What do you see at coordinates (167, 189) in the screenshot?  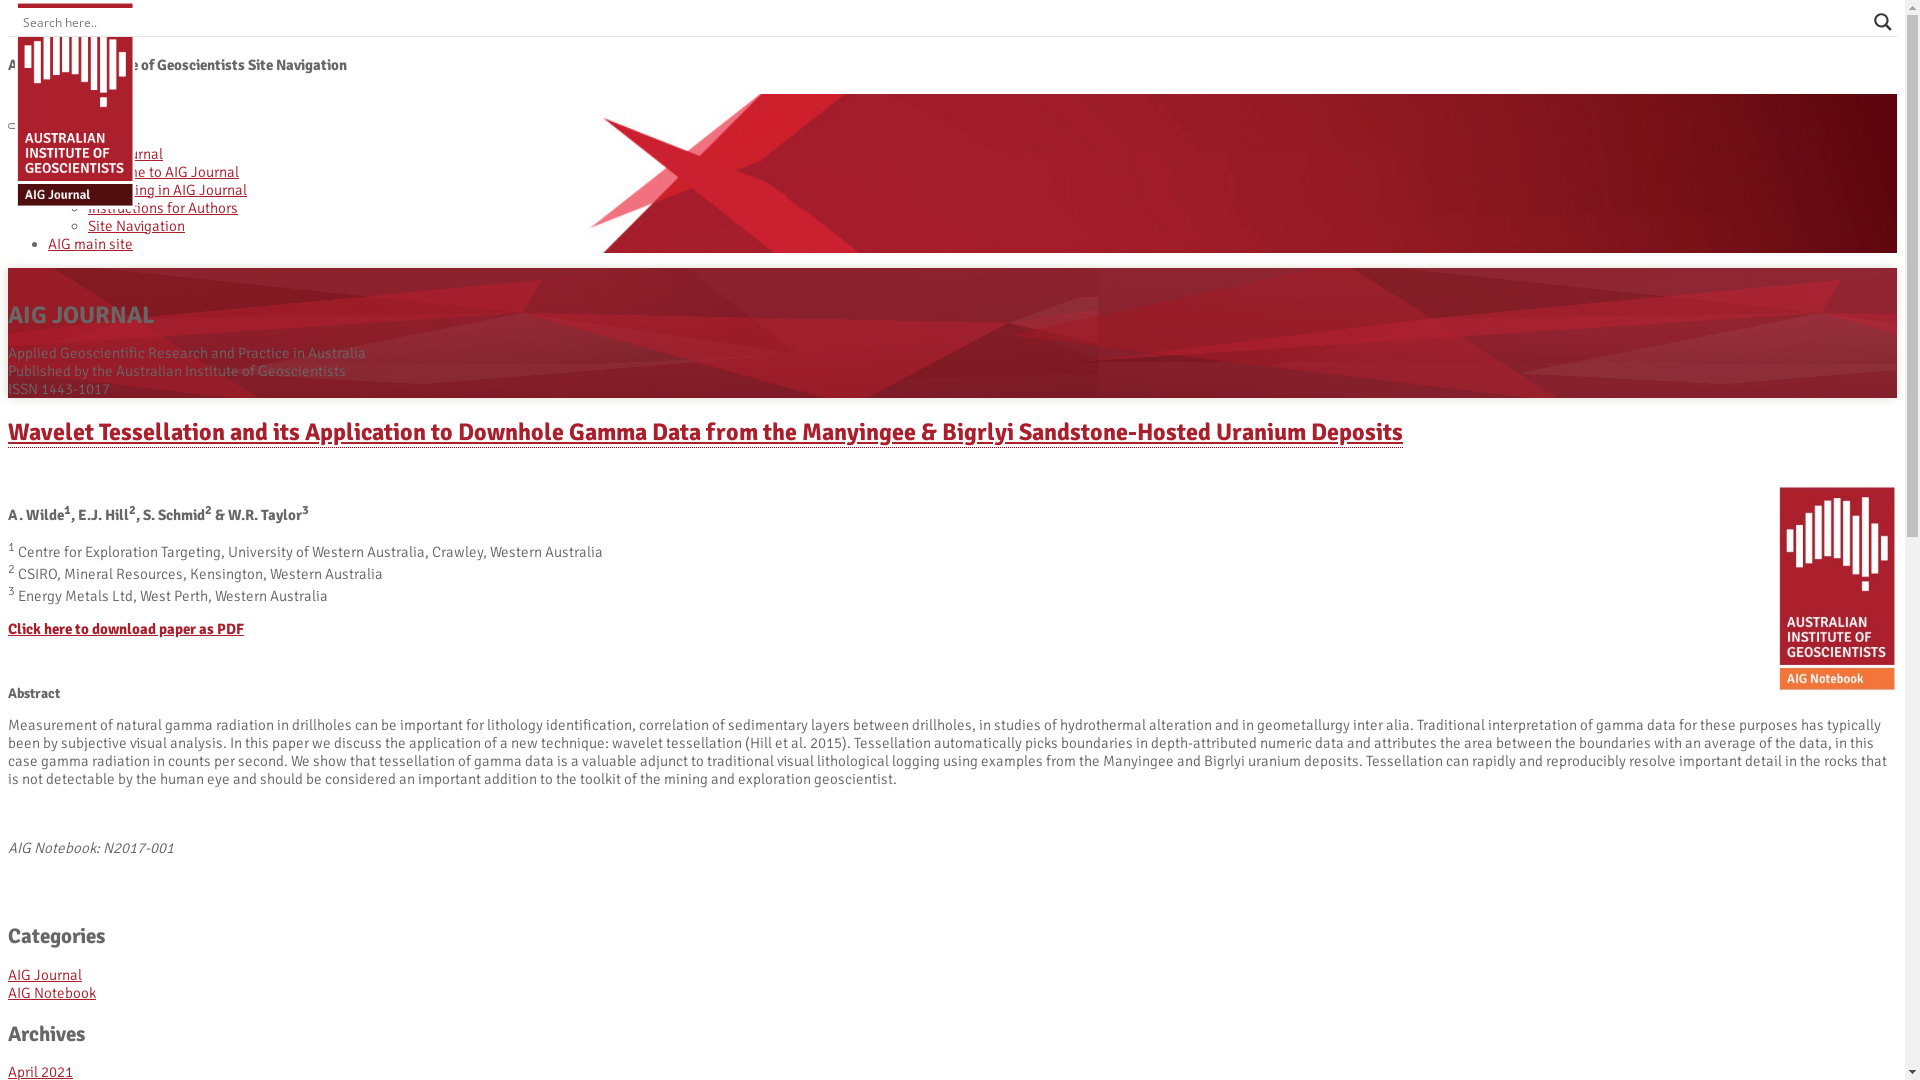 I see `'Publishing in AIG Journal'` at bounding box center [167, 189].